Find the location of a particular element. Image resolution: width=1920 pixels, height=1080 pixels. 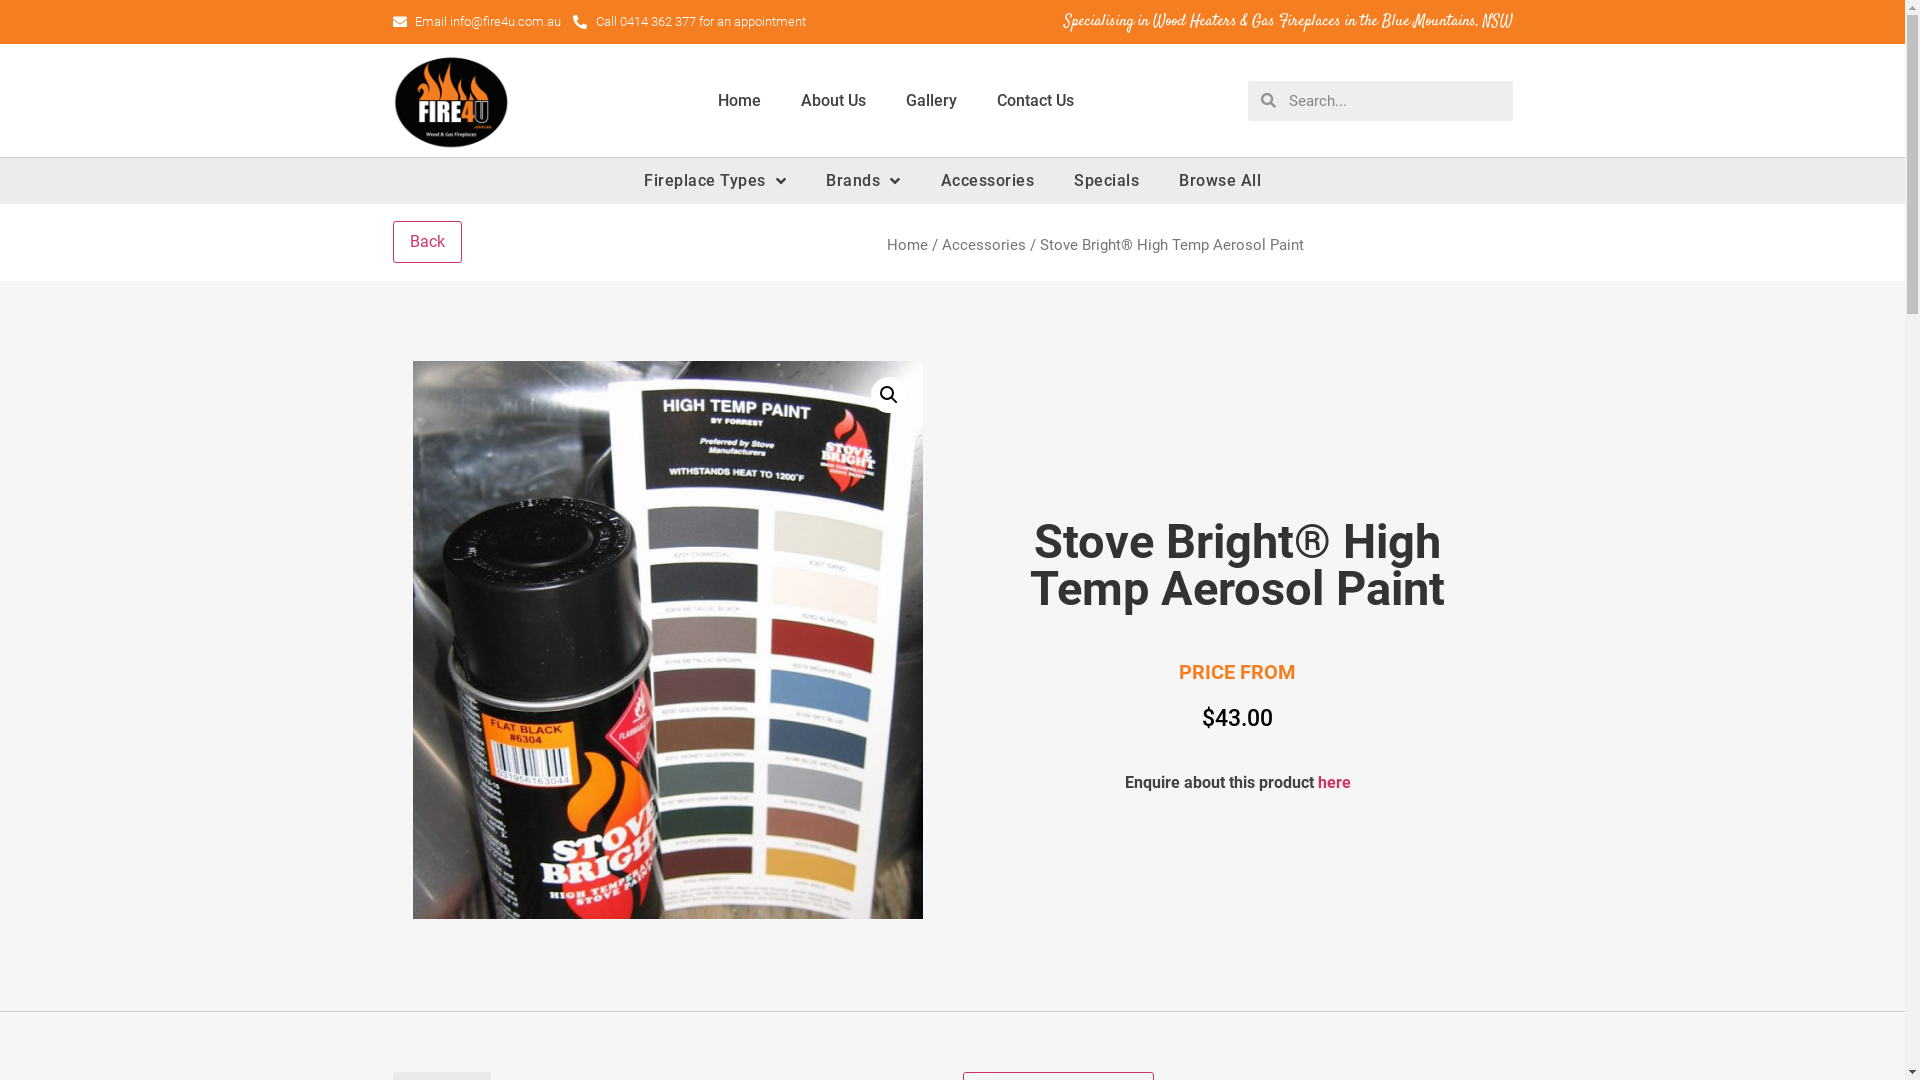

'Back' is located at coordinates (425, 241).